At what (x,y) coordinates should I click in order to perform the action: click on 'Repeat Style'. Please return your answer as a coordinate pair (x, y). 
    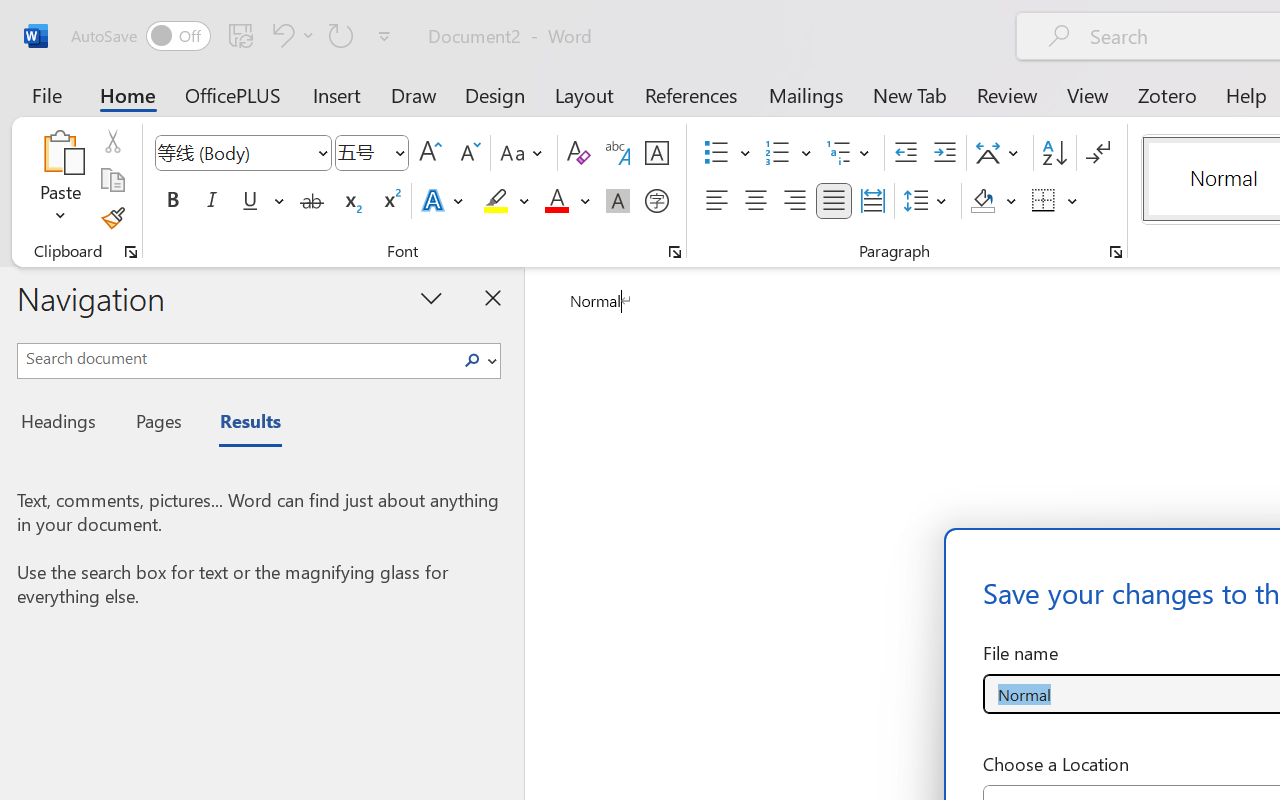
    Looking at the image, I should click on (341, 34).